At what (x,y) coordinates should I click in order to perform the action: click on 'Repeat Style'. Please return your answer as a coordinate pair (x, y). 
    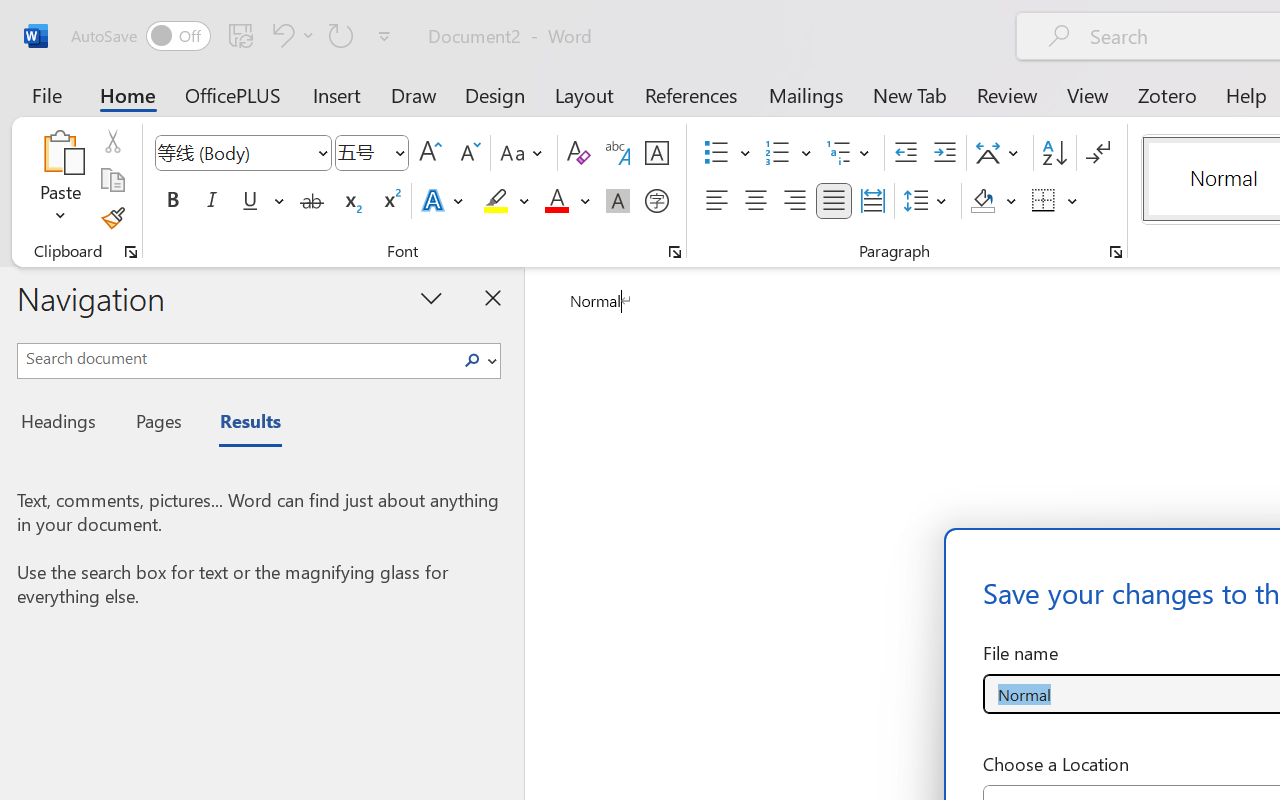
    Looking at the image, I should click on (341, 34).